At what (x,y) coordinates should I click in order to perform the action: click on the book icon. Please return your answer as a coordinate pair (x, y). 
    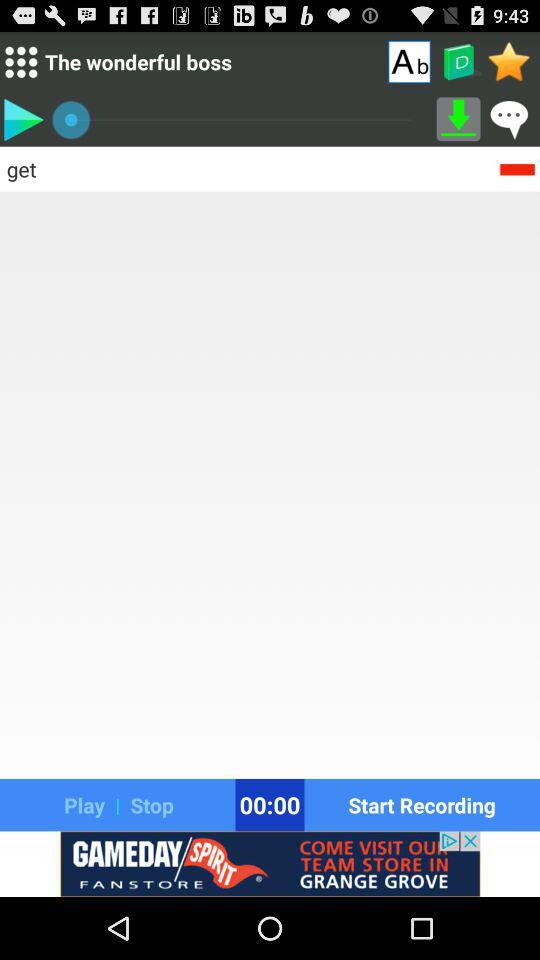
    Looking at the image, I should click on (458, 66).